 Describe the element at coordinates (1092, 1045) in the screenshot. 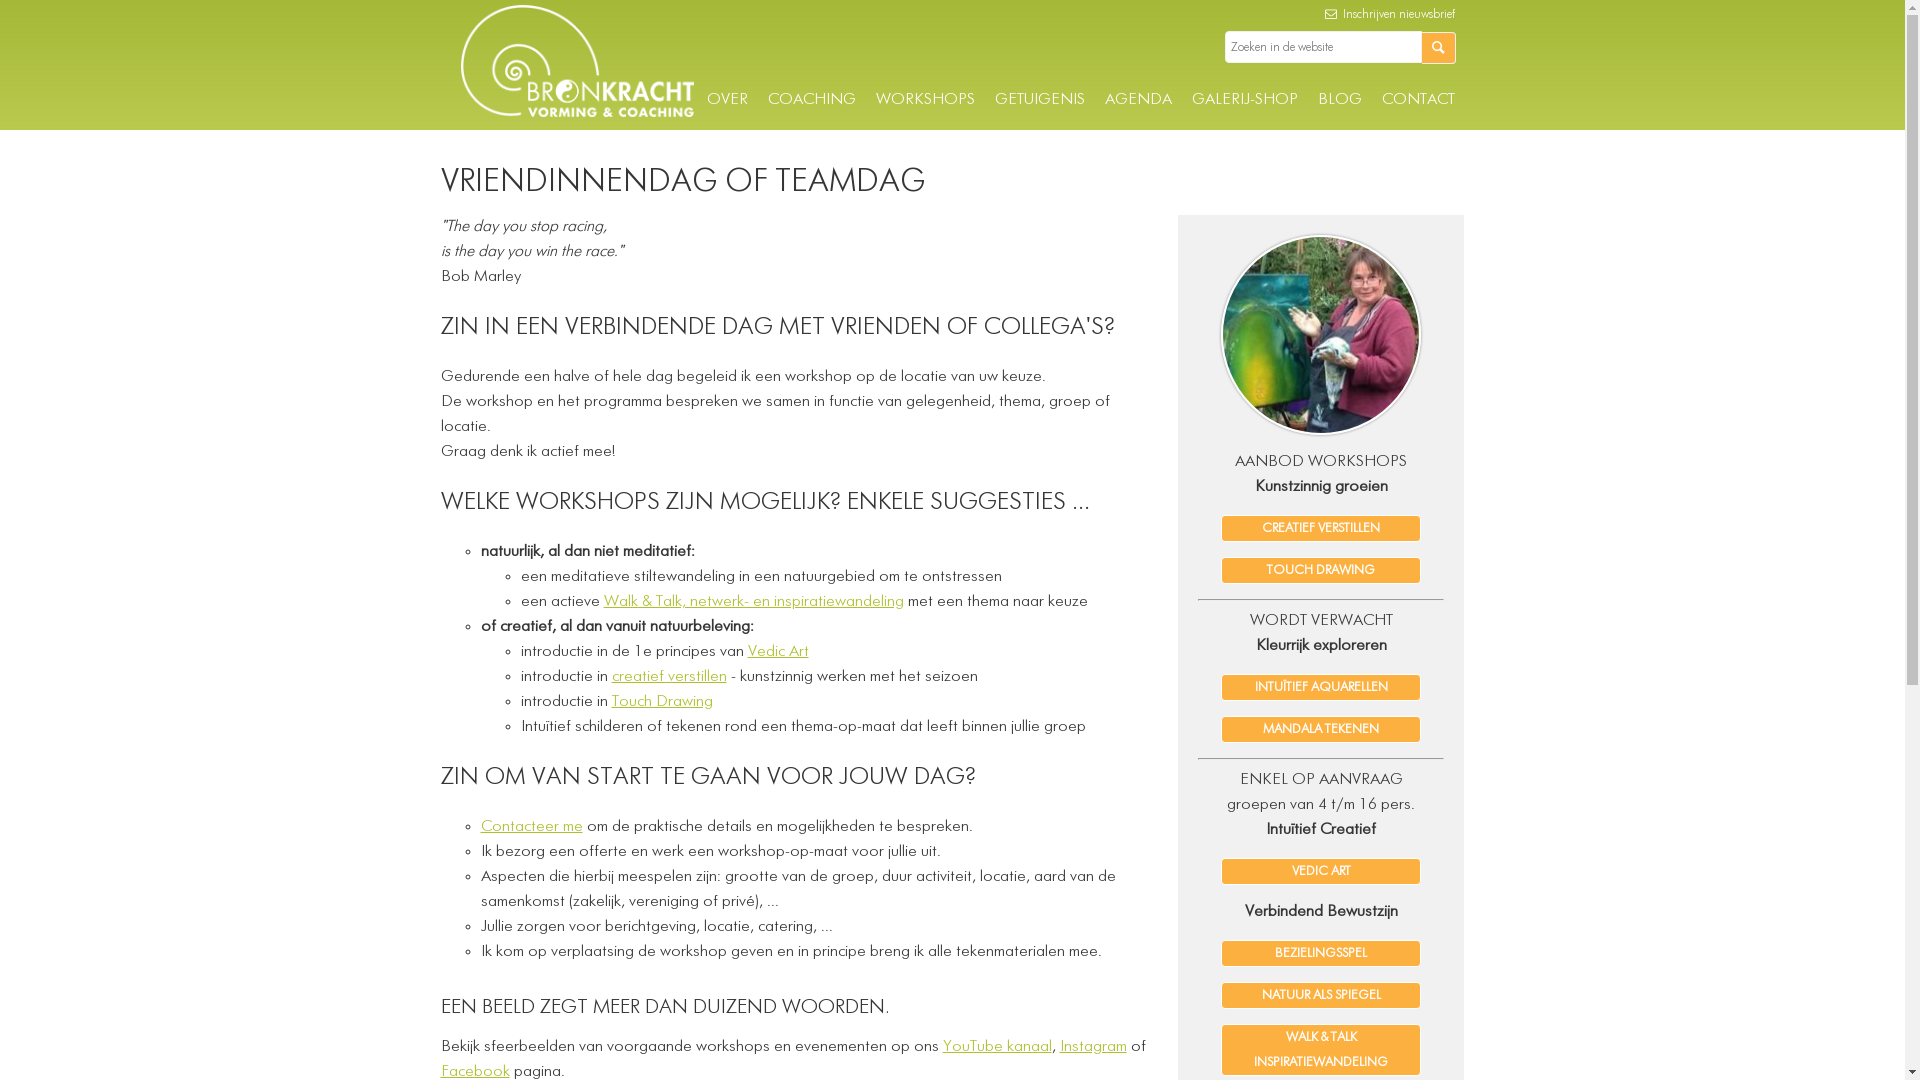

I see `'Instagram'` at that location.